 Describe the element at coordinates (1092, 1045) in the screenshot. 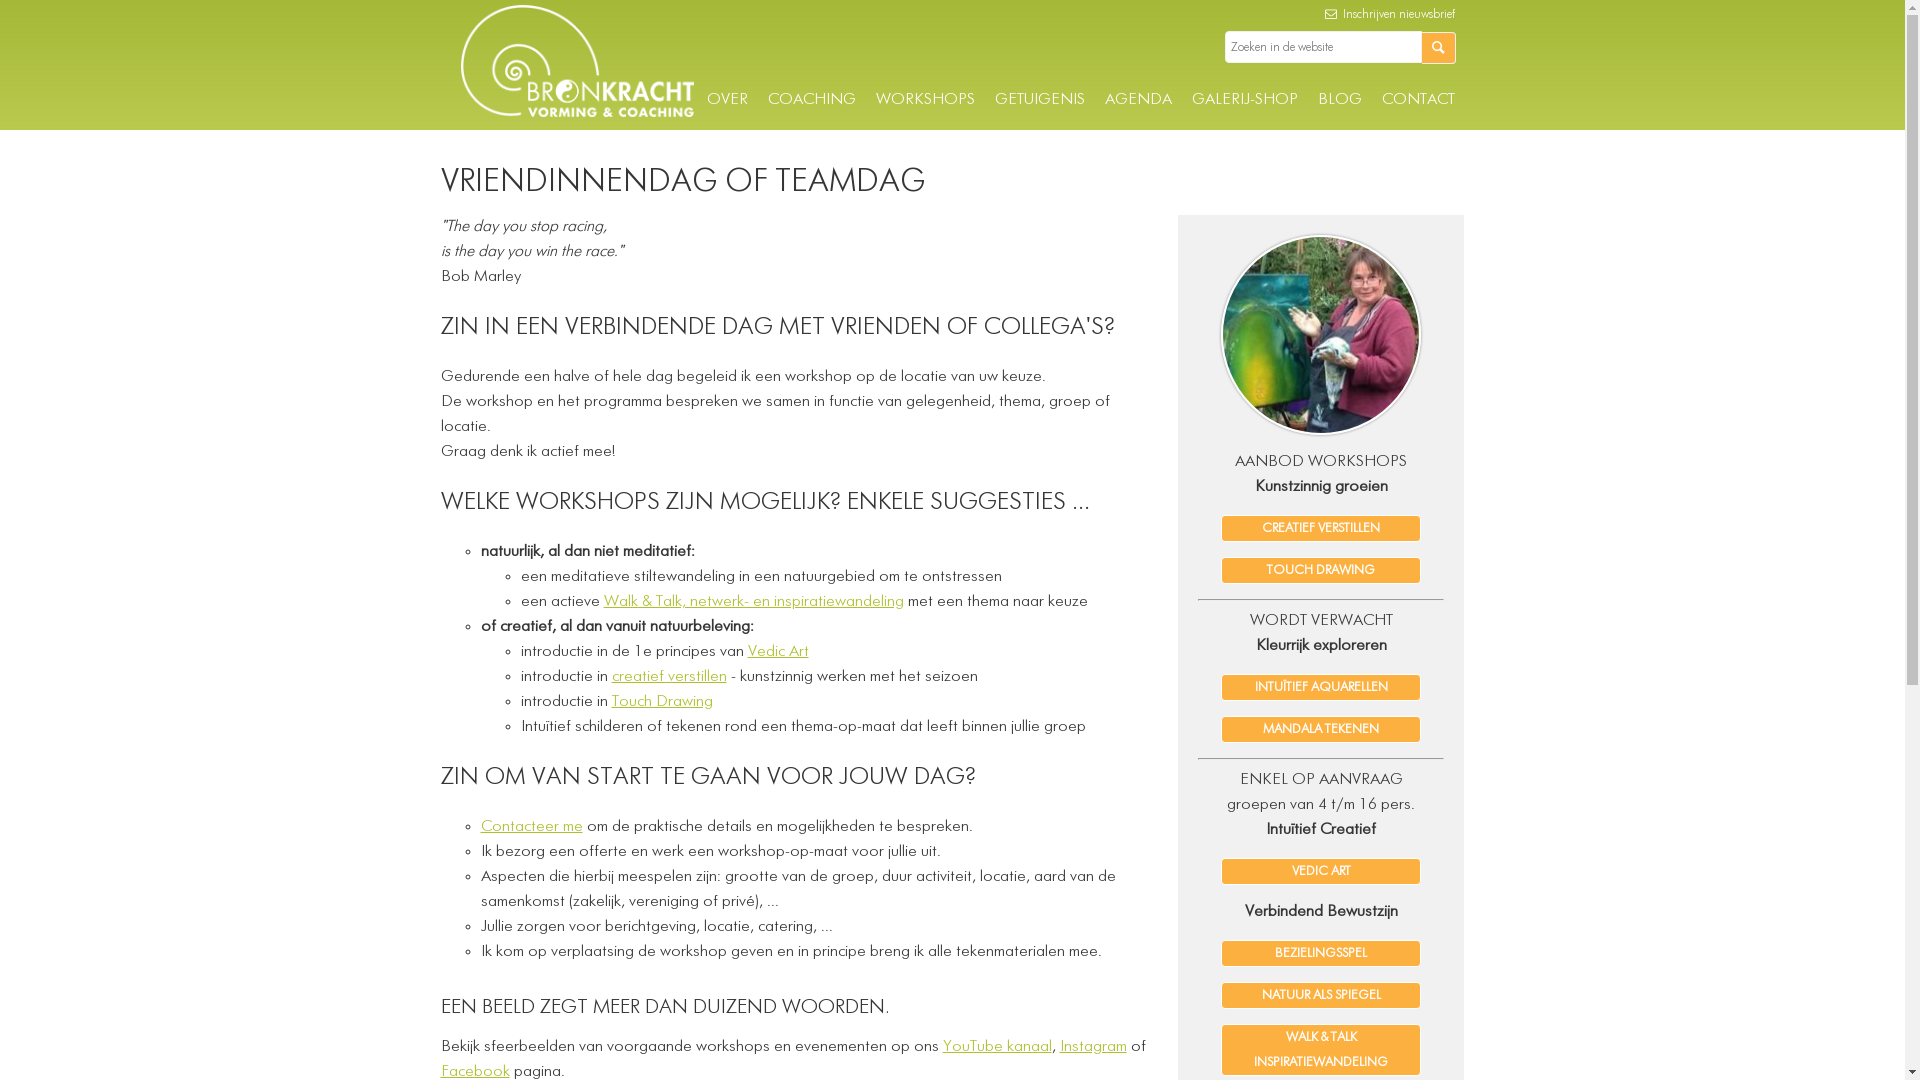

I see `'Instagram'` at that location.